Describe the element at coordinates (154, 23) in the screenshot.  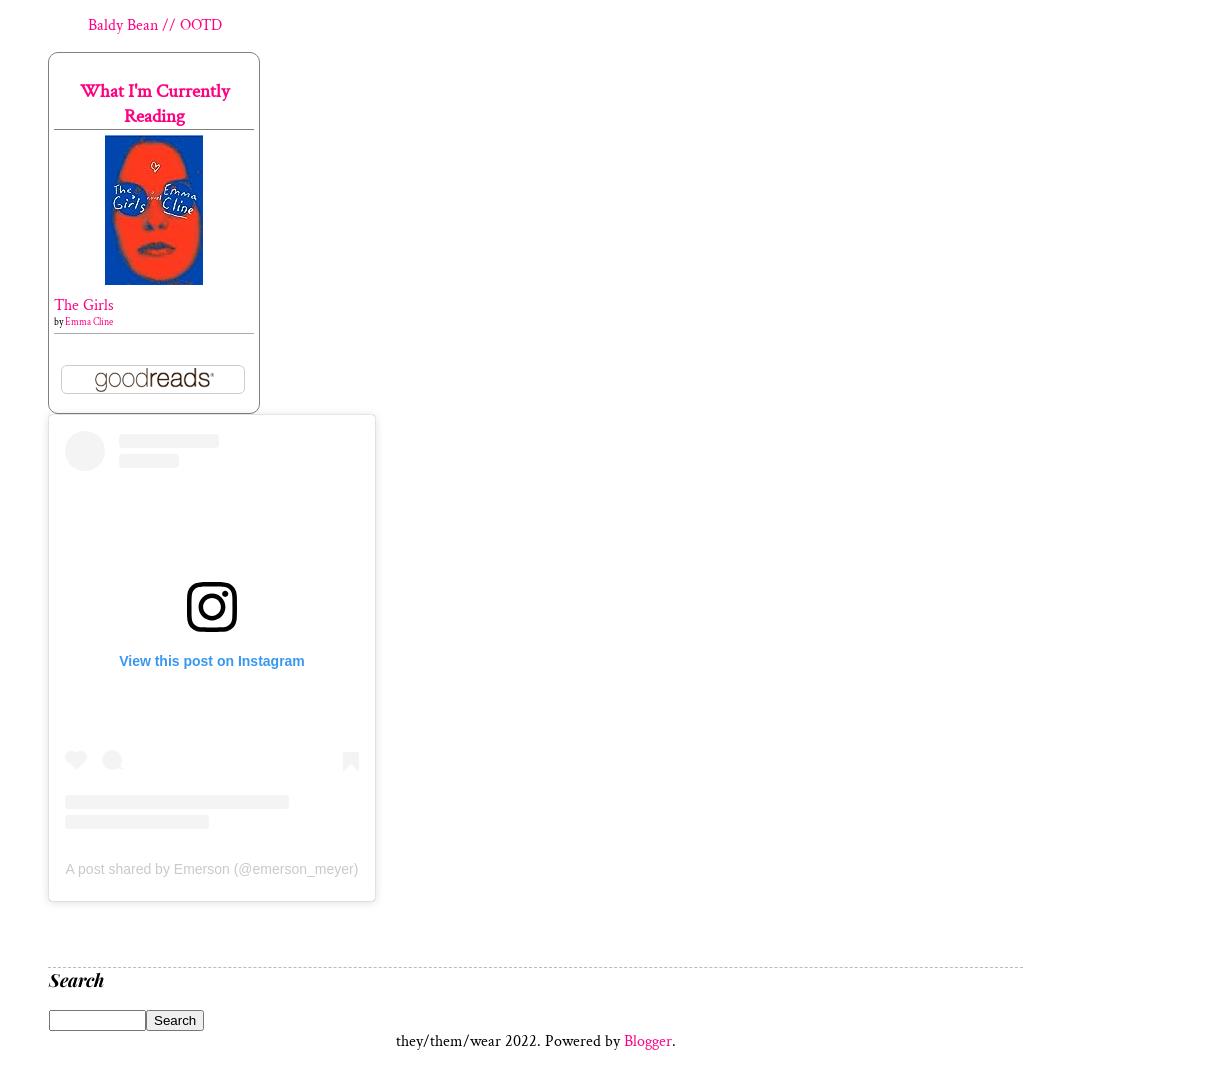
I see `'Baldy Bean // OOTD'` at that location.